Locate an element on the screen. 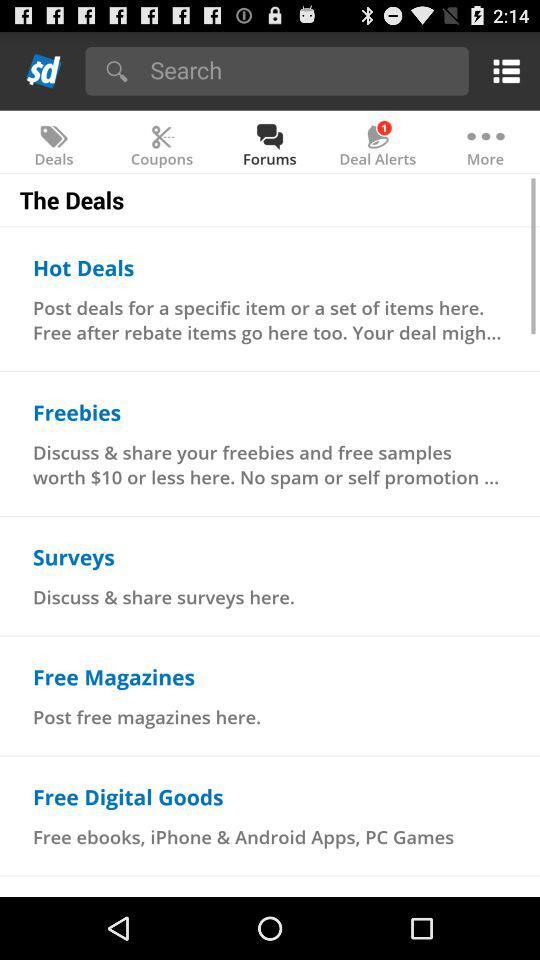  search menu is located at coordinates (302, 69).